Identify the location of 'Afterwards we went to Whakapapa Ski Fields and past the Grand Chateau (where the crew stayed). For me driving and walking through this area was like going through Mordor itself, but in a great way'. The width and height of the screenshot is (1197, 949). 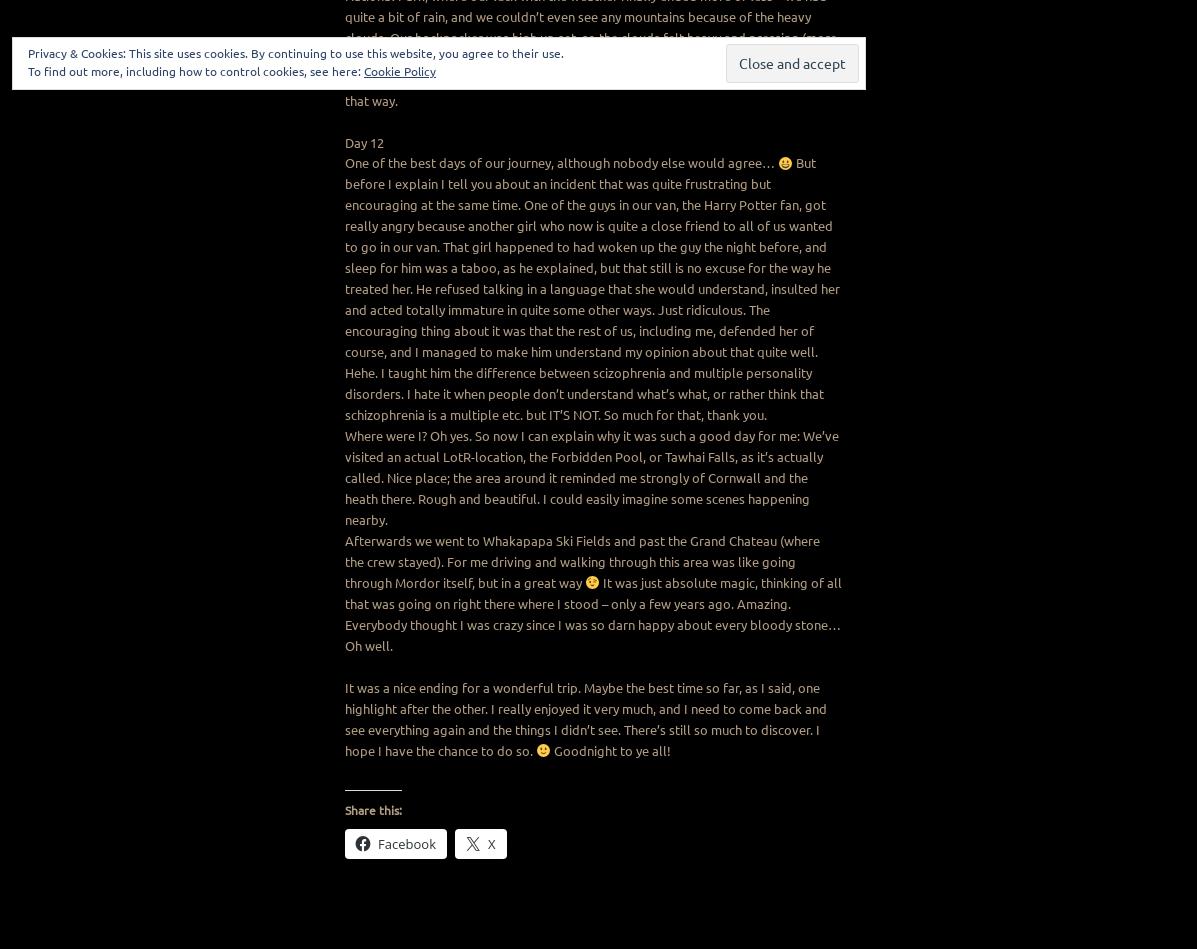
(582, 560).